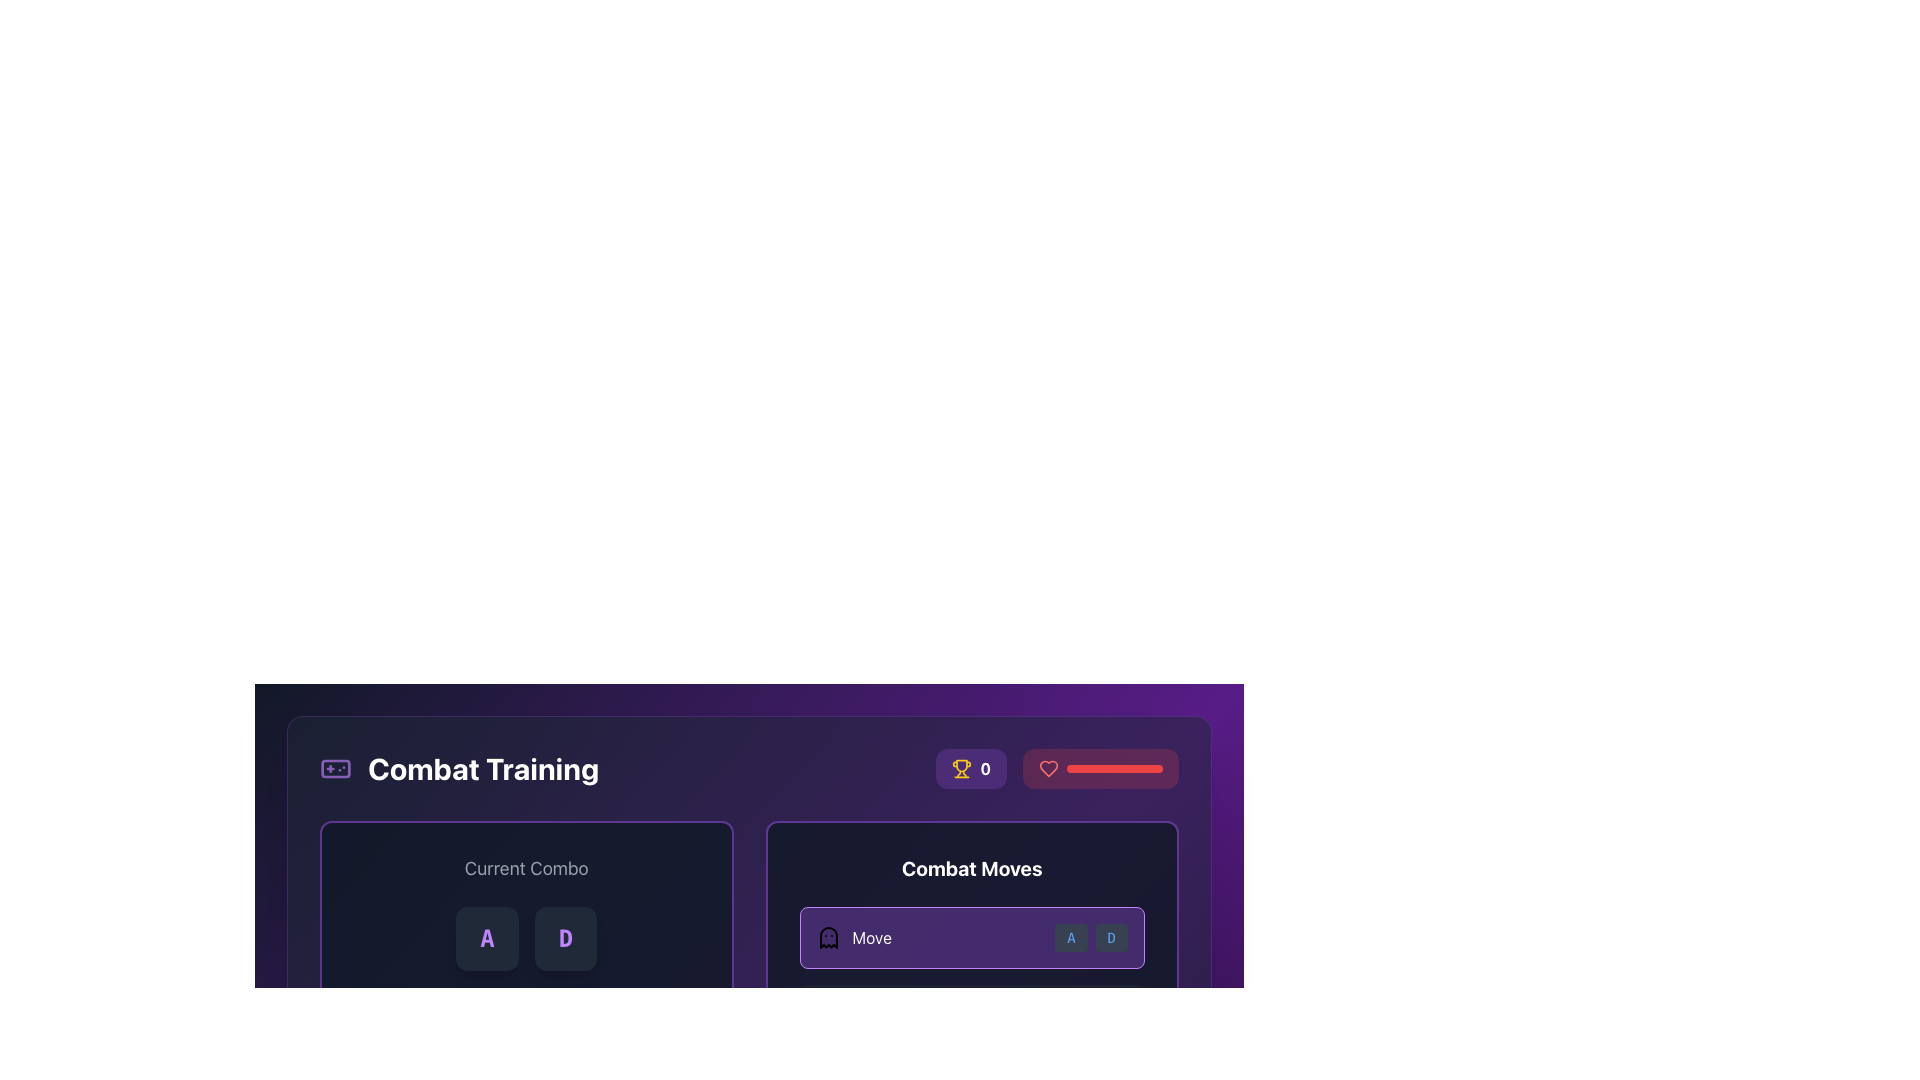  I want to click on the 'Move' button, which is the second button in the row of two buttons ('A' and 'D') within the 'Combat Moves' section, so click(1110, 937).